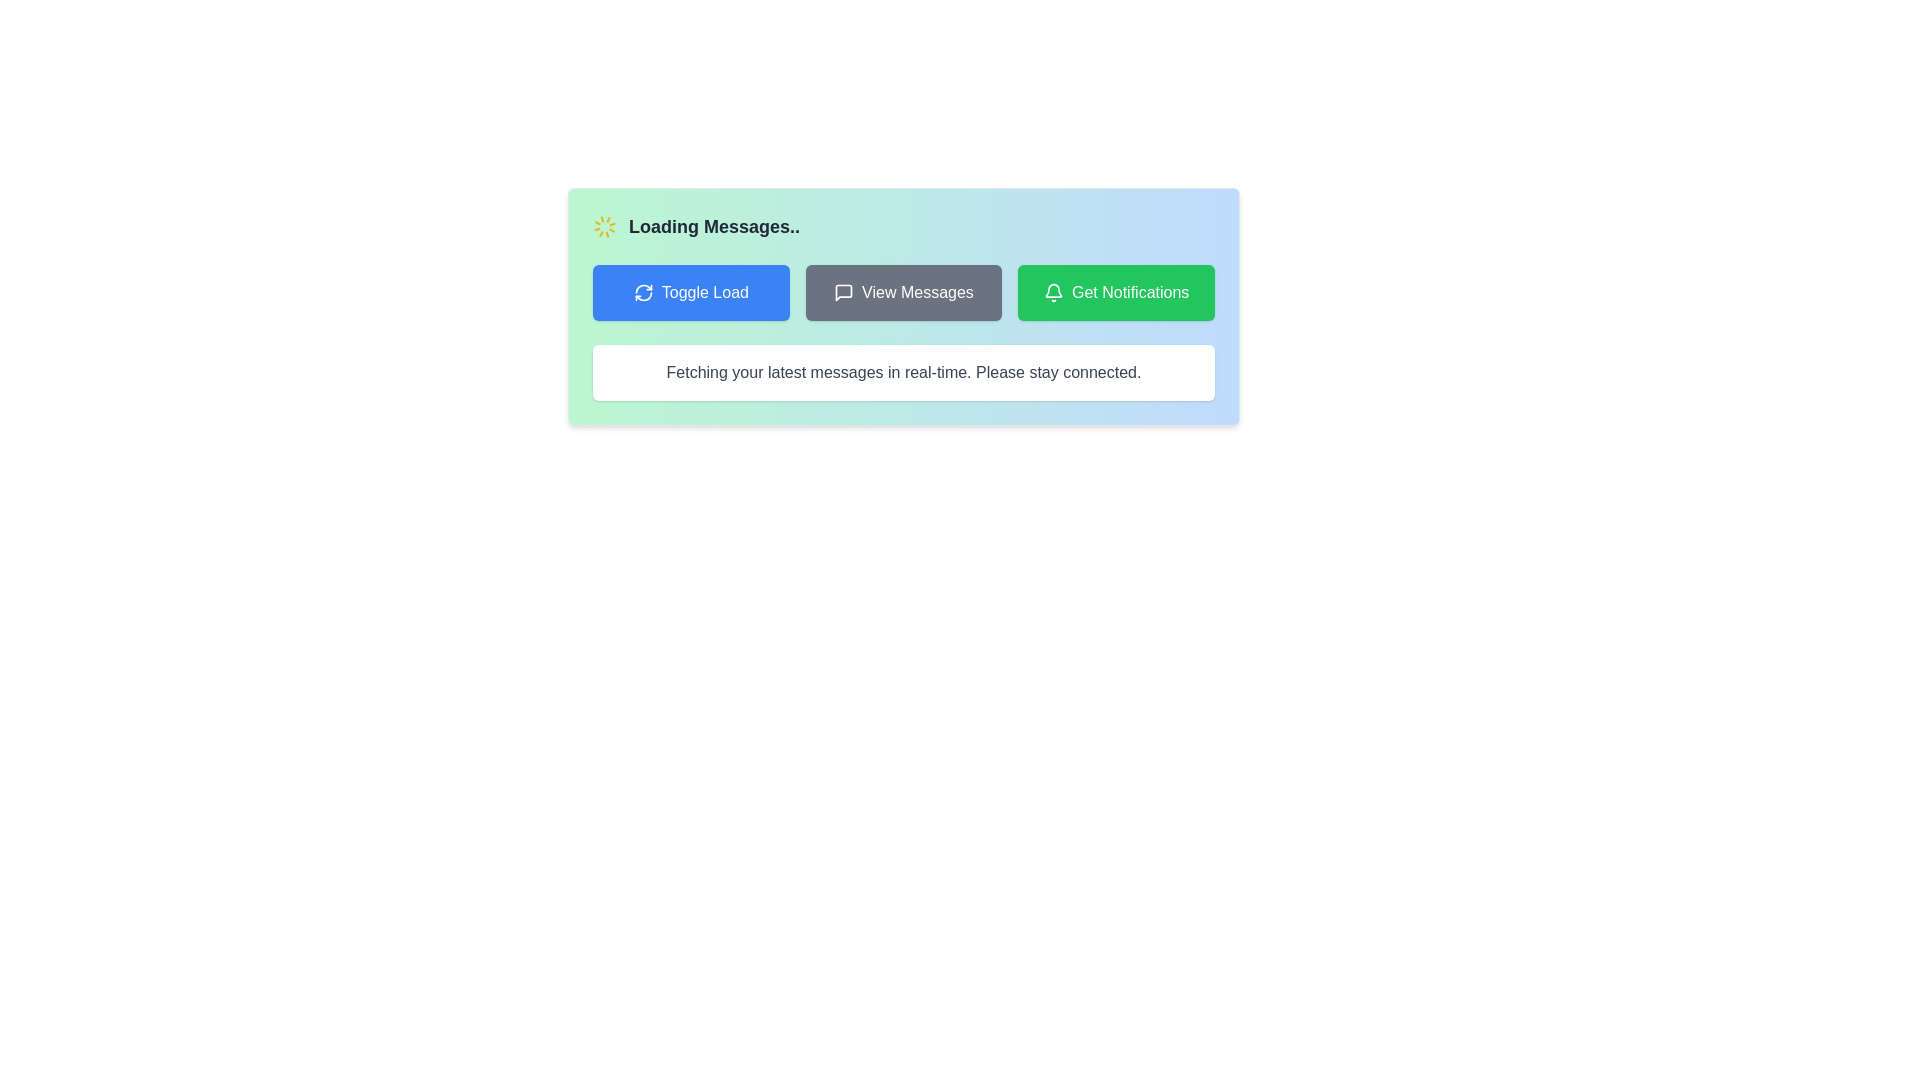 The width and height of the screenshot is (1920, 1080). What do you see at coordinates (916, 293) in the screenshot?
I see `the 'View Messages' text label, which is part of an interactive button with a white font on a gray background, located in the middle-right portion of the button` at bounding box center [916, 293].